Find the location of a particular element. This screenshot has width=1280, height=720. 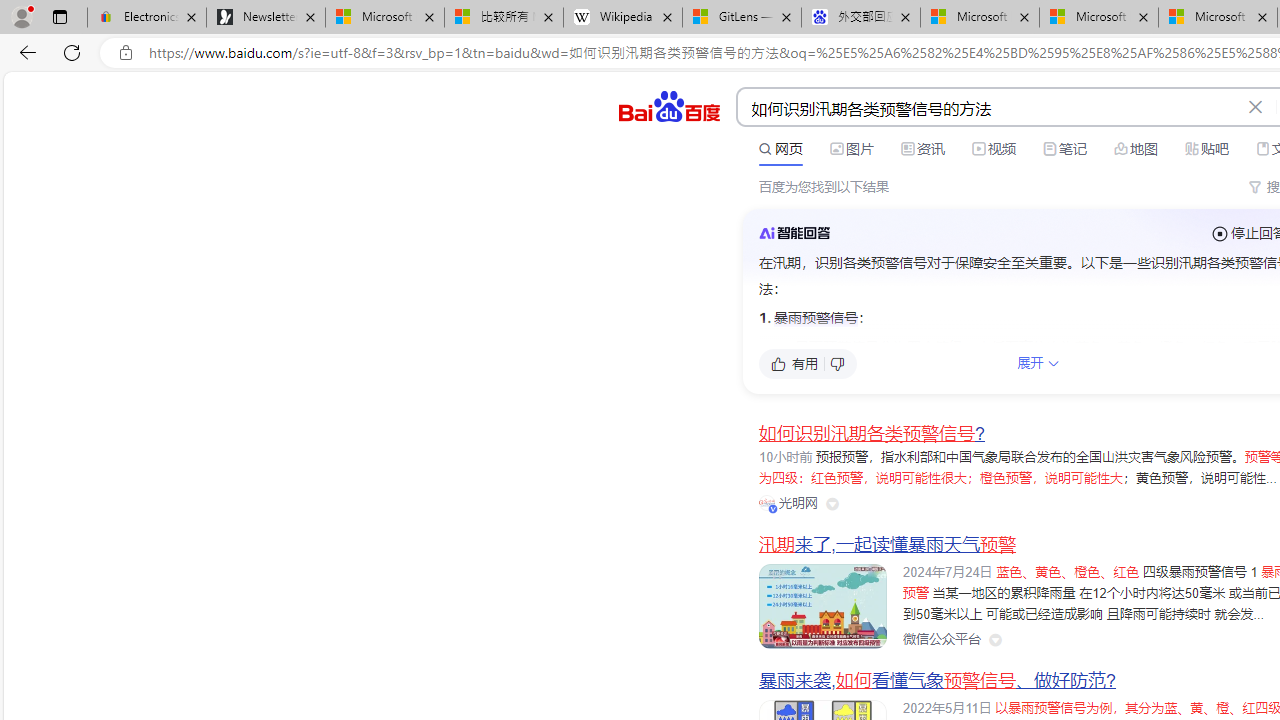

'AutomationID: kw' is located at coordinates (989, 108).